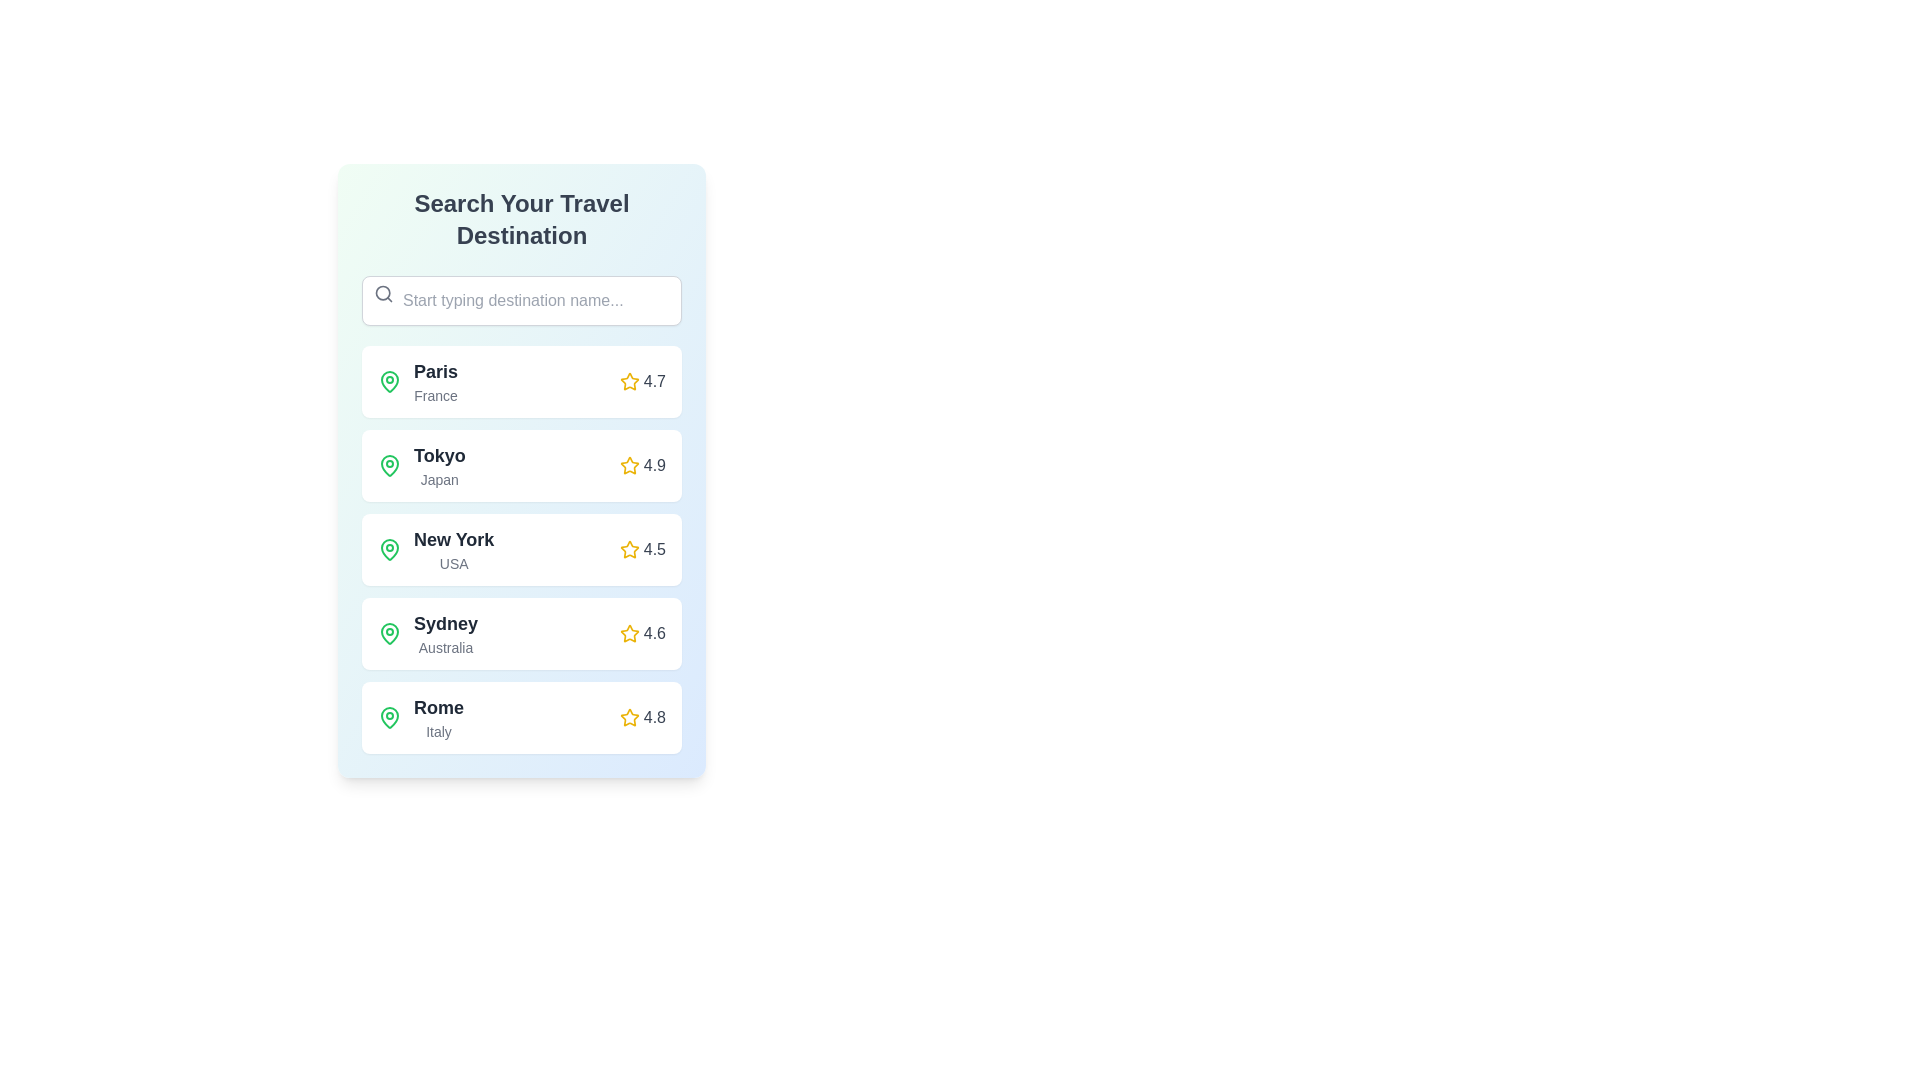 The height and width of the screenshot is (1080, 1920). What do you see at coordinates (435, 381) in the screenshot?
I see `the text block containing the name 'Paris' in bold font, which is located above the smaller text 'France' and positioned to the right of a green pin icon` at bounding box center [435, 381].